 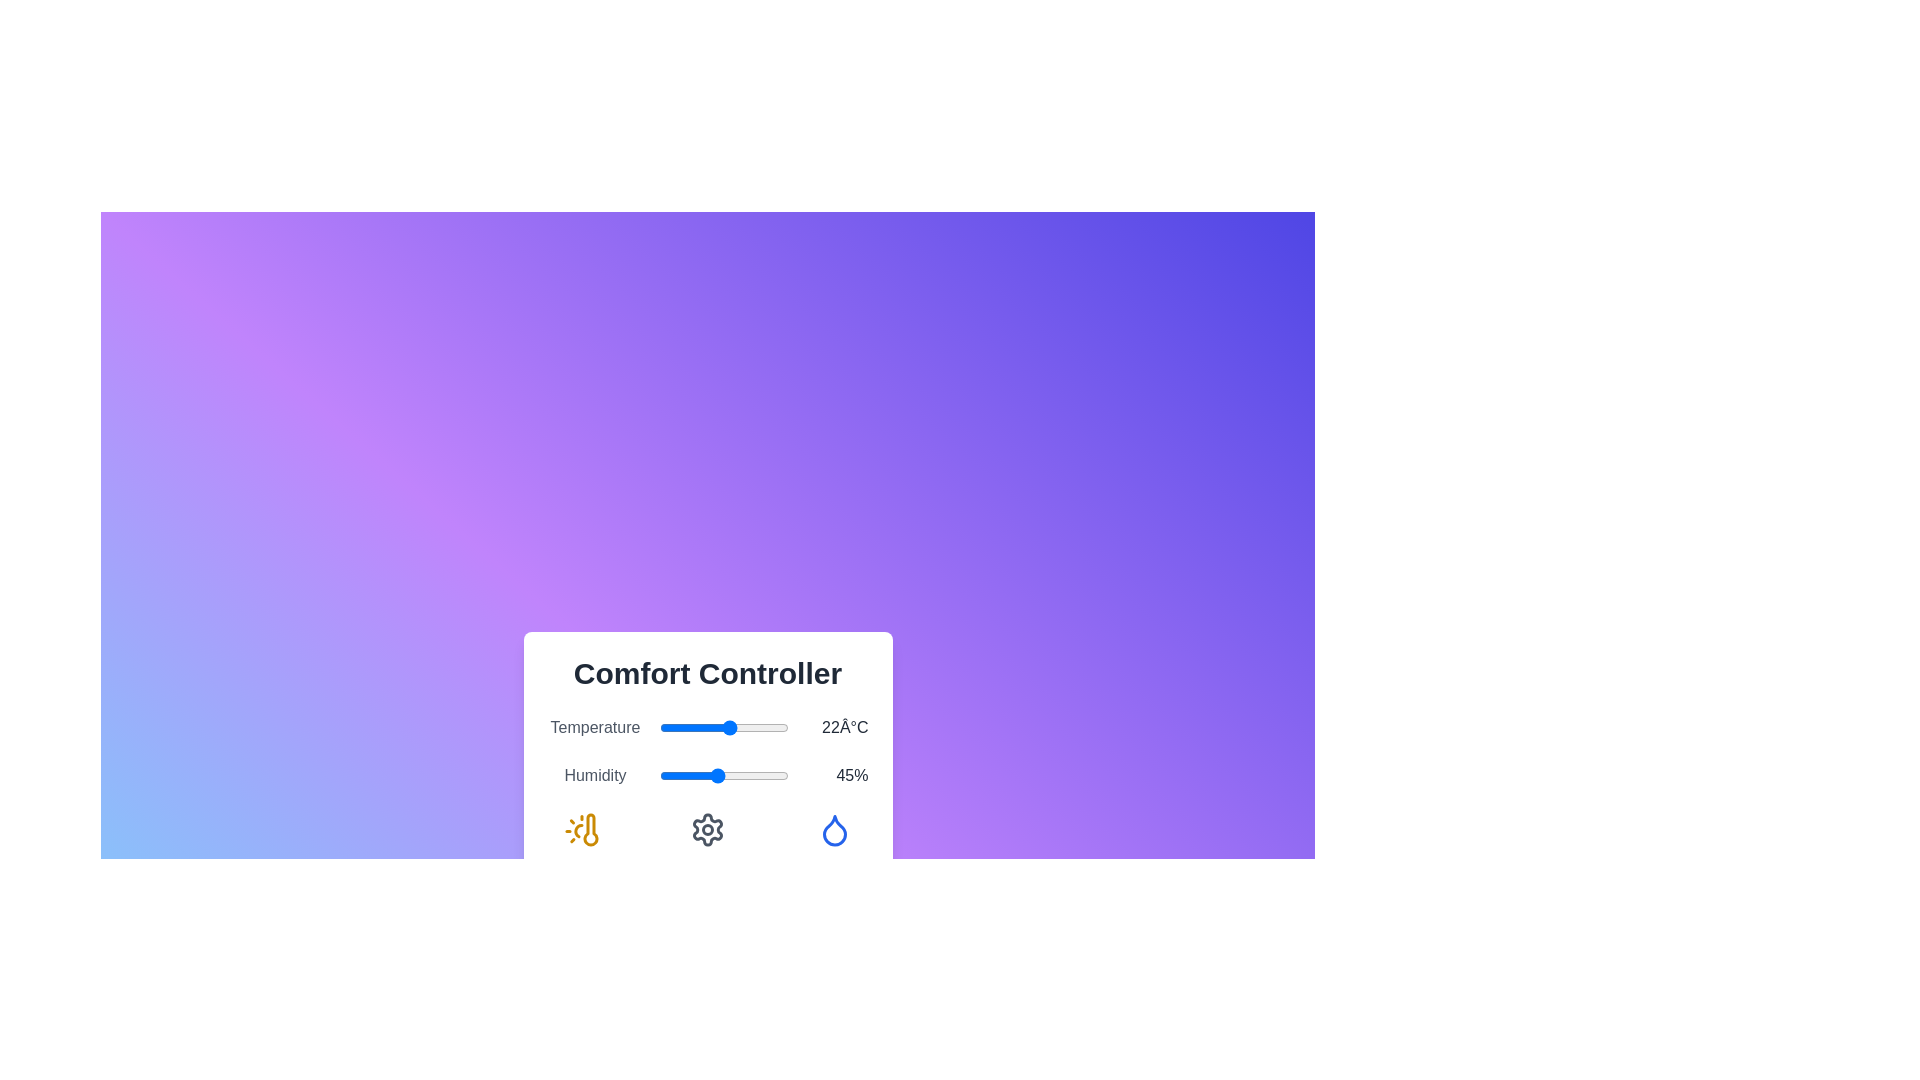 What do you see at coordinates (717, 774) in the screenshot?
I see `the humidity slider to set the value to 45` at bounding box center [717, 774].